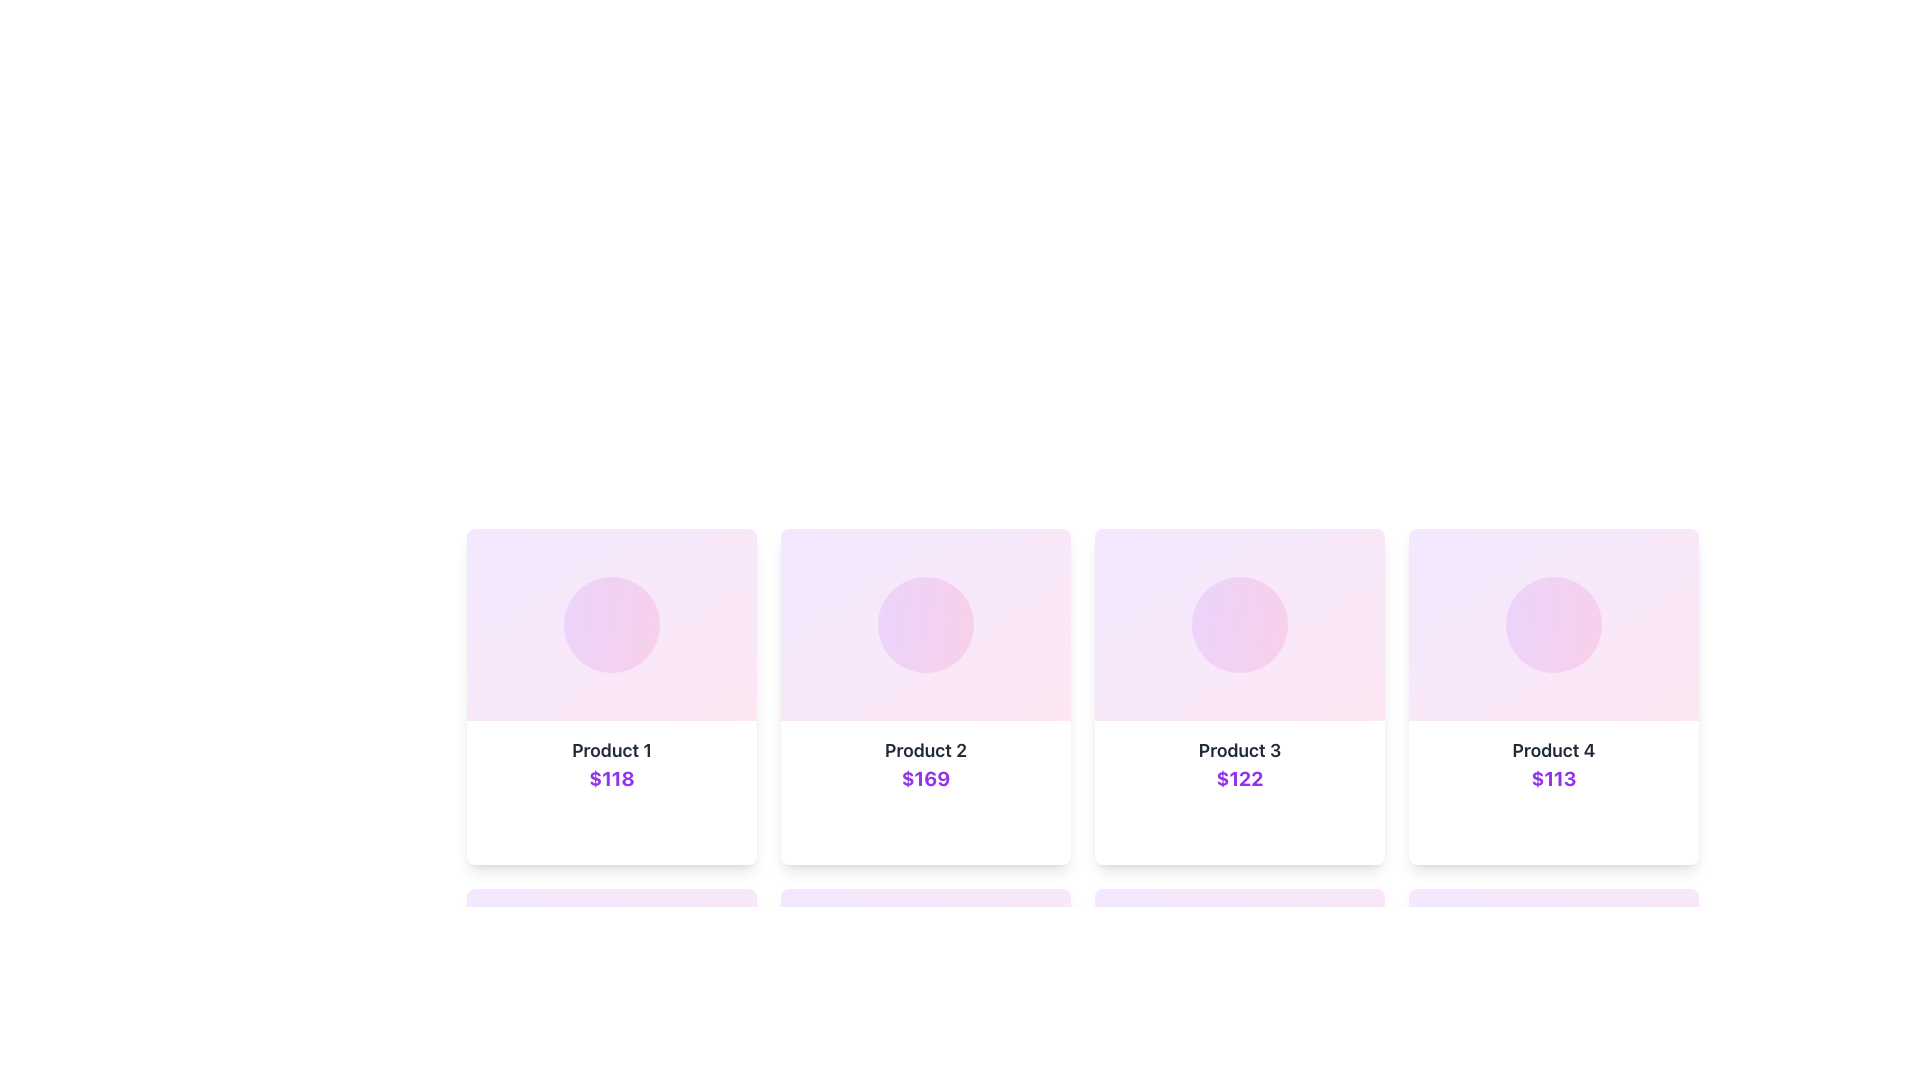 The image size is (1920, 1080). I want to click on the first product card in the grid layout, which displays the product's name, price, and additional options, so click(610, 696).